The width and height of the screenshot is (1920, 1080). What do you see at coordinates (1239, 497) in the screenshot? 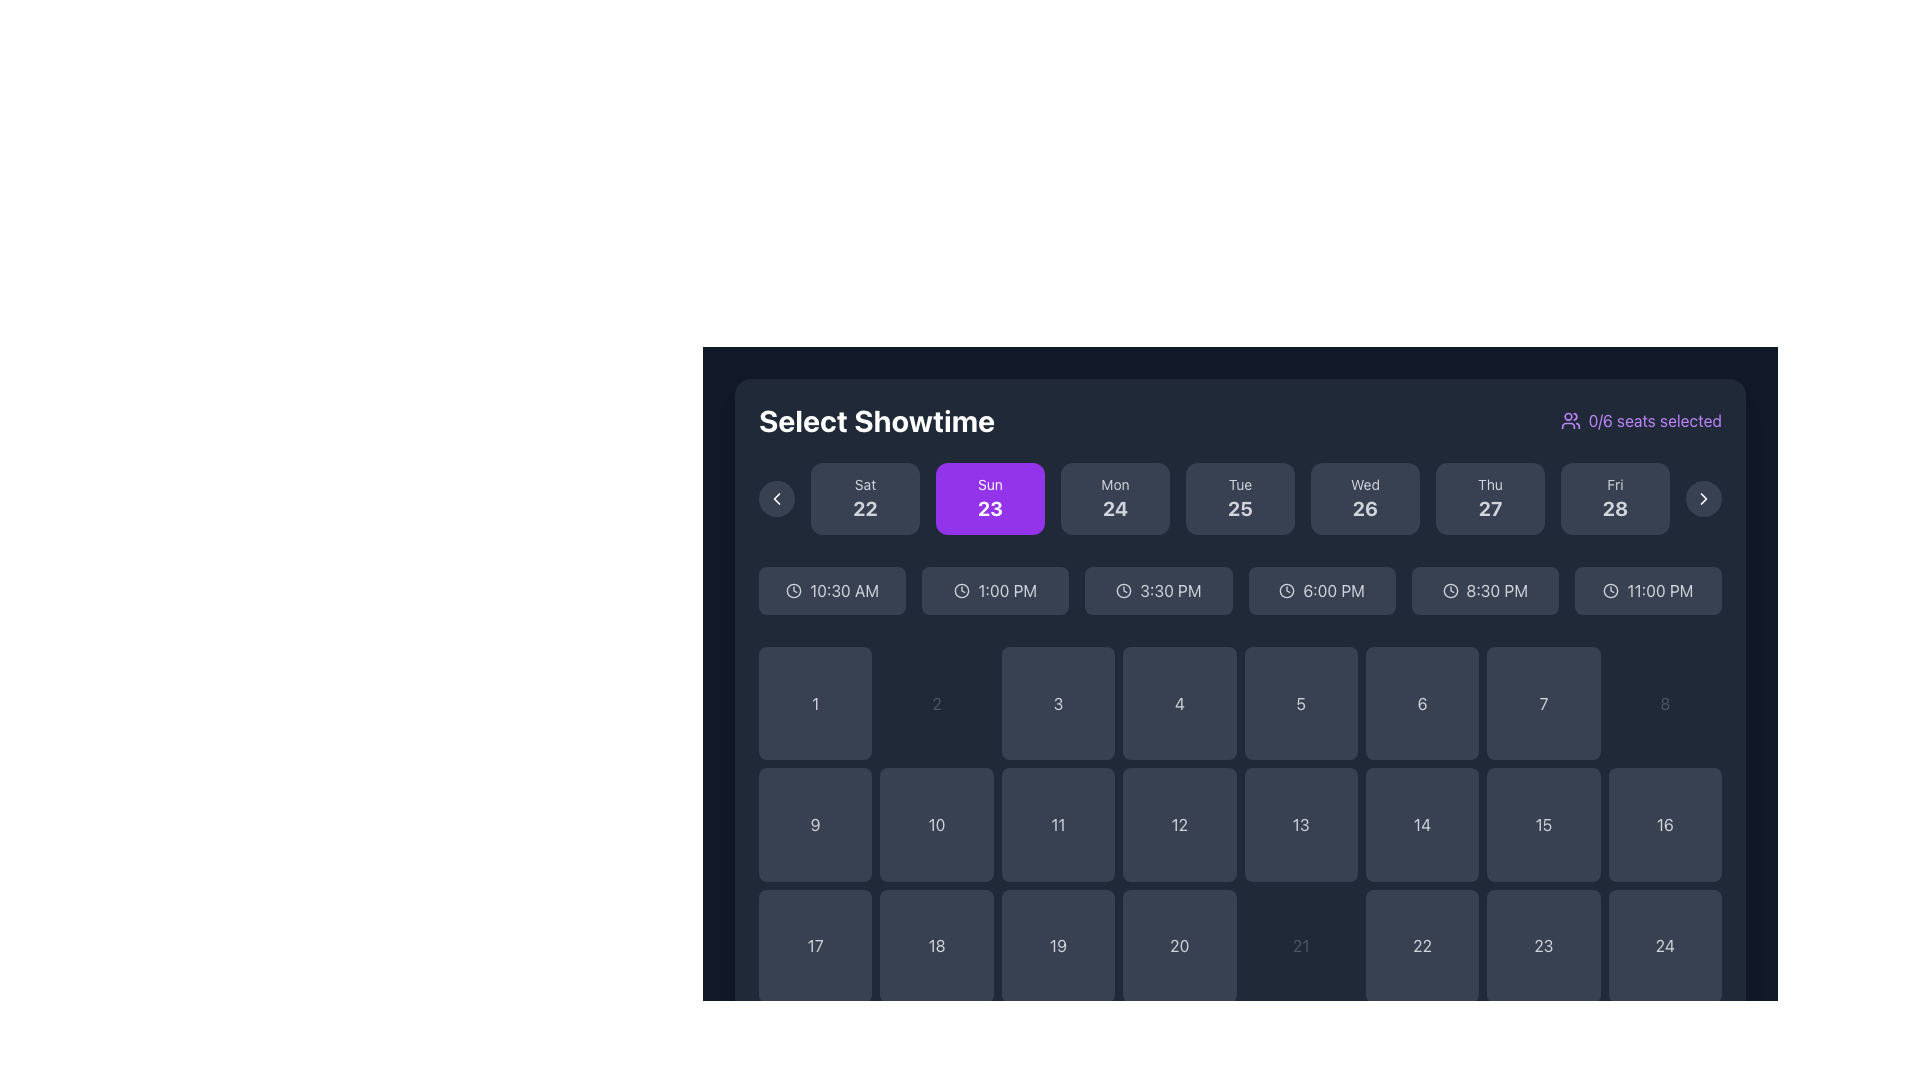
I see `the date selection button for Tuesday, 25th, located in the calendar section between 'Mon 24' and 'Wed 26'` at bounding box center [1239, 497].